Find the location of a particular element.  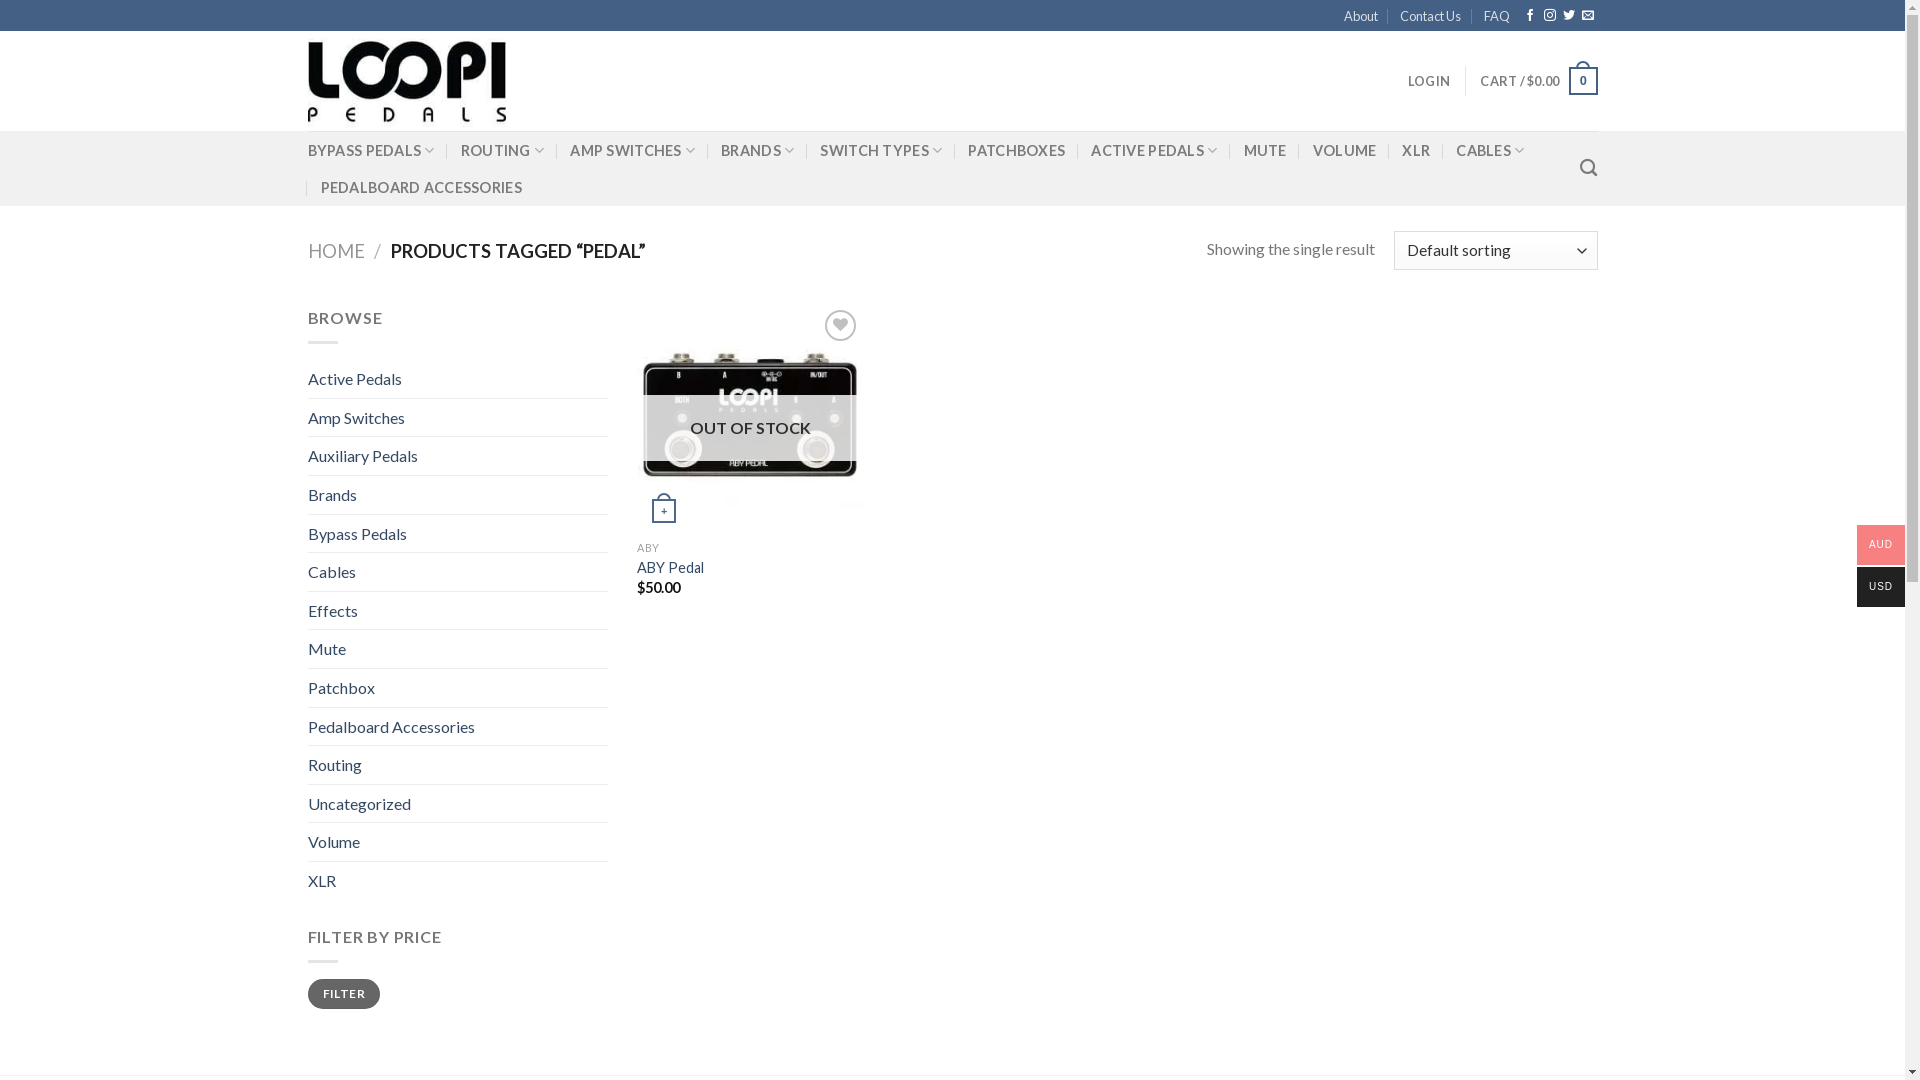

'ABY Pedal' is located at coordinates (670, 568).